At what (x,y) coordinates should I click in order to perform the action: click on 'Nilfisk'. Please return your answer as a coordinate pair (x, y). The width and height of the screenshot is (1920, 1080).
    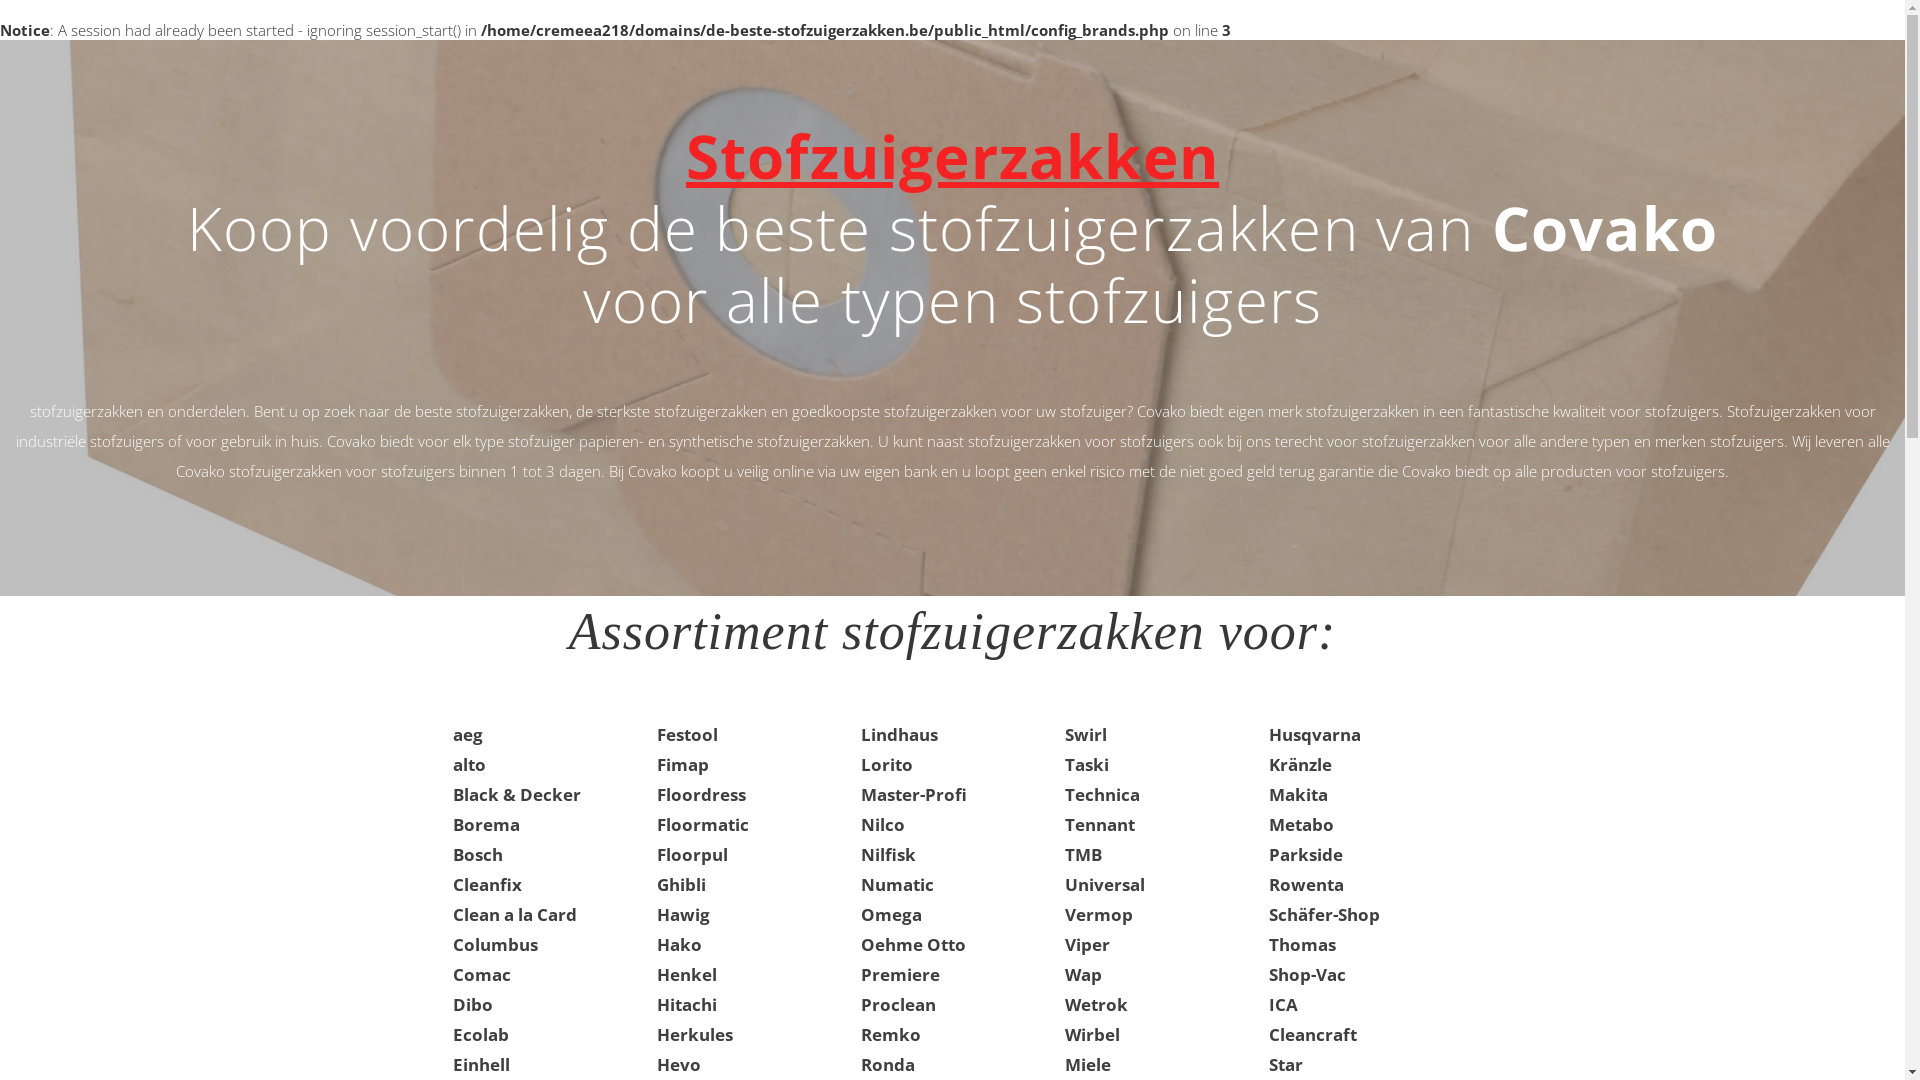
    Looking at the image, I should click on (886, 854).